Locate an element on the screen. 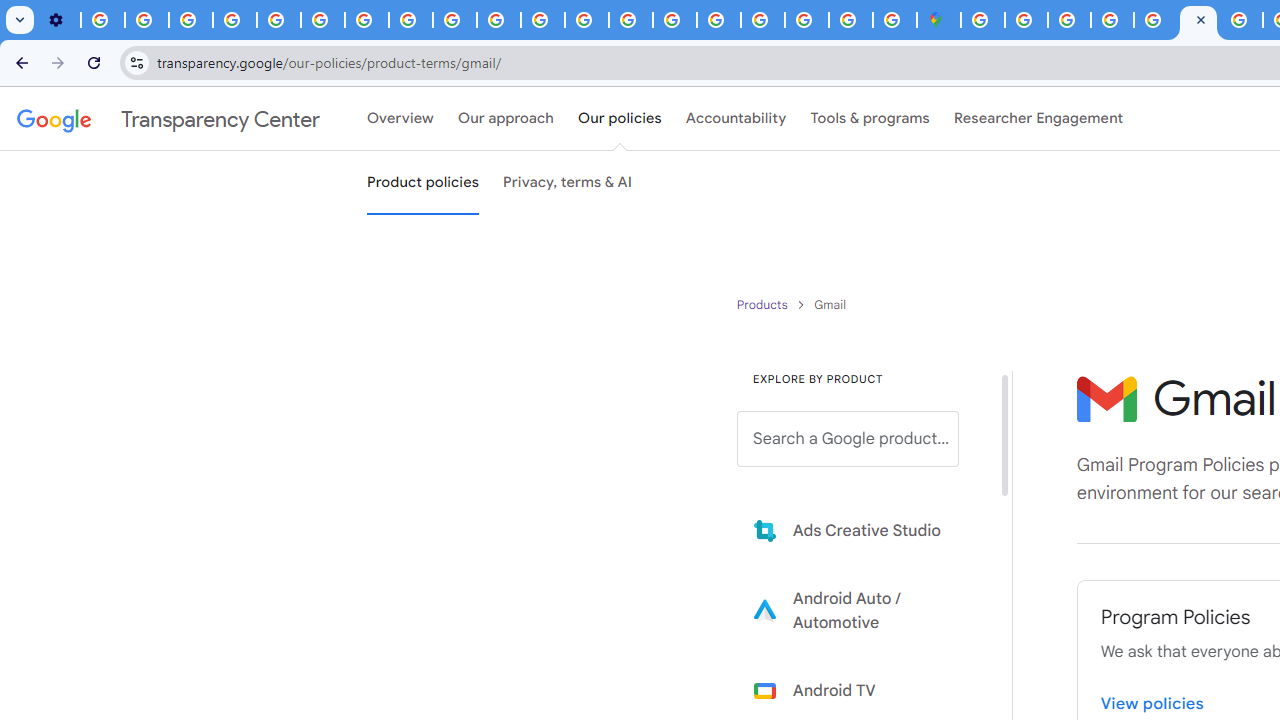 This screenshot has width=1280, height=720. 'Delete photos & videos - Computer - Google Photos Help' is located at coordinates (102, 20).